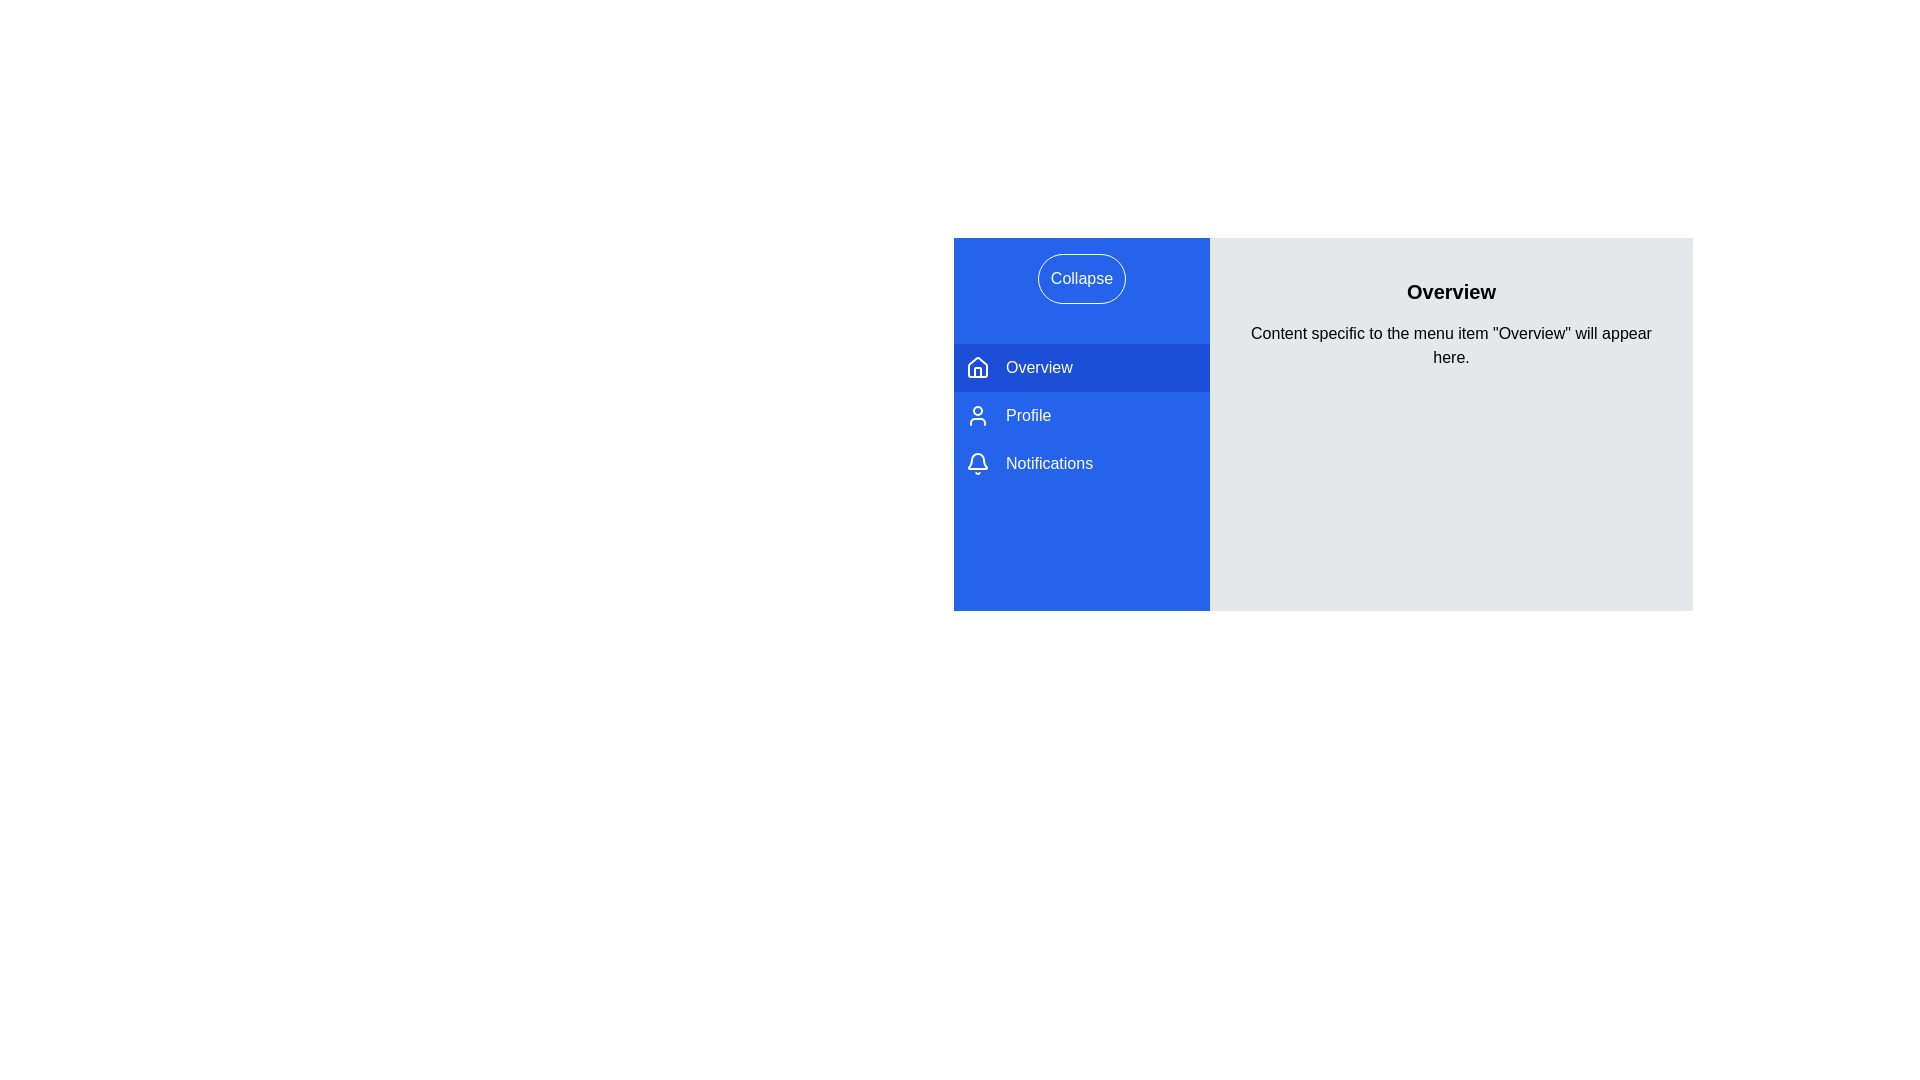  What do you see at coordinates (978, 463) in the screenshot?
I see `the bell icon in the navigation menu, located between the 'Profile' section and the 'Notifications' text` at bounding box center [978, 463].